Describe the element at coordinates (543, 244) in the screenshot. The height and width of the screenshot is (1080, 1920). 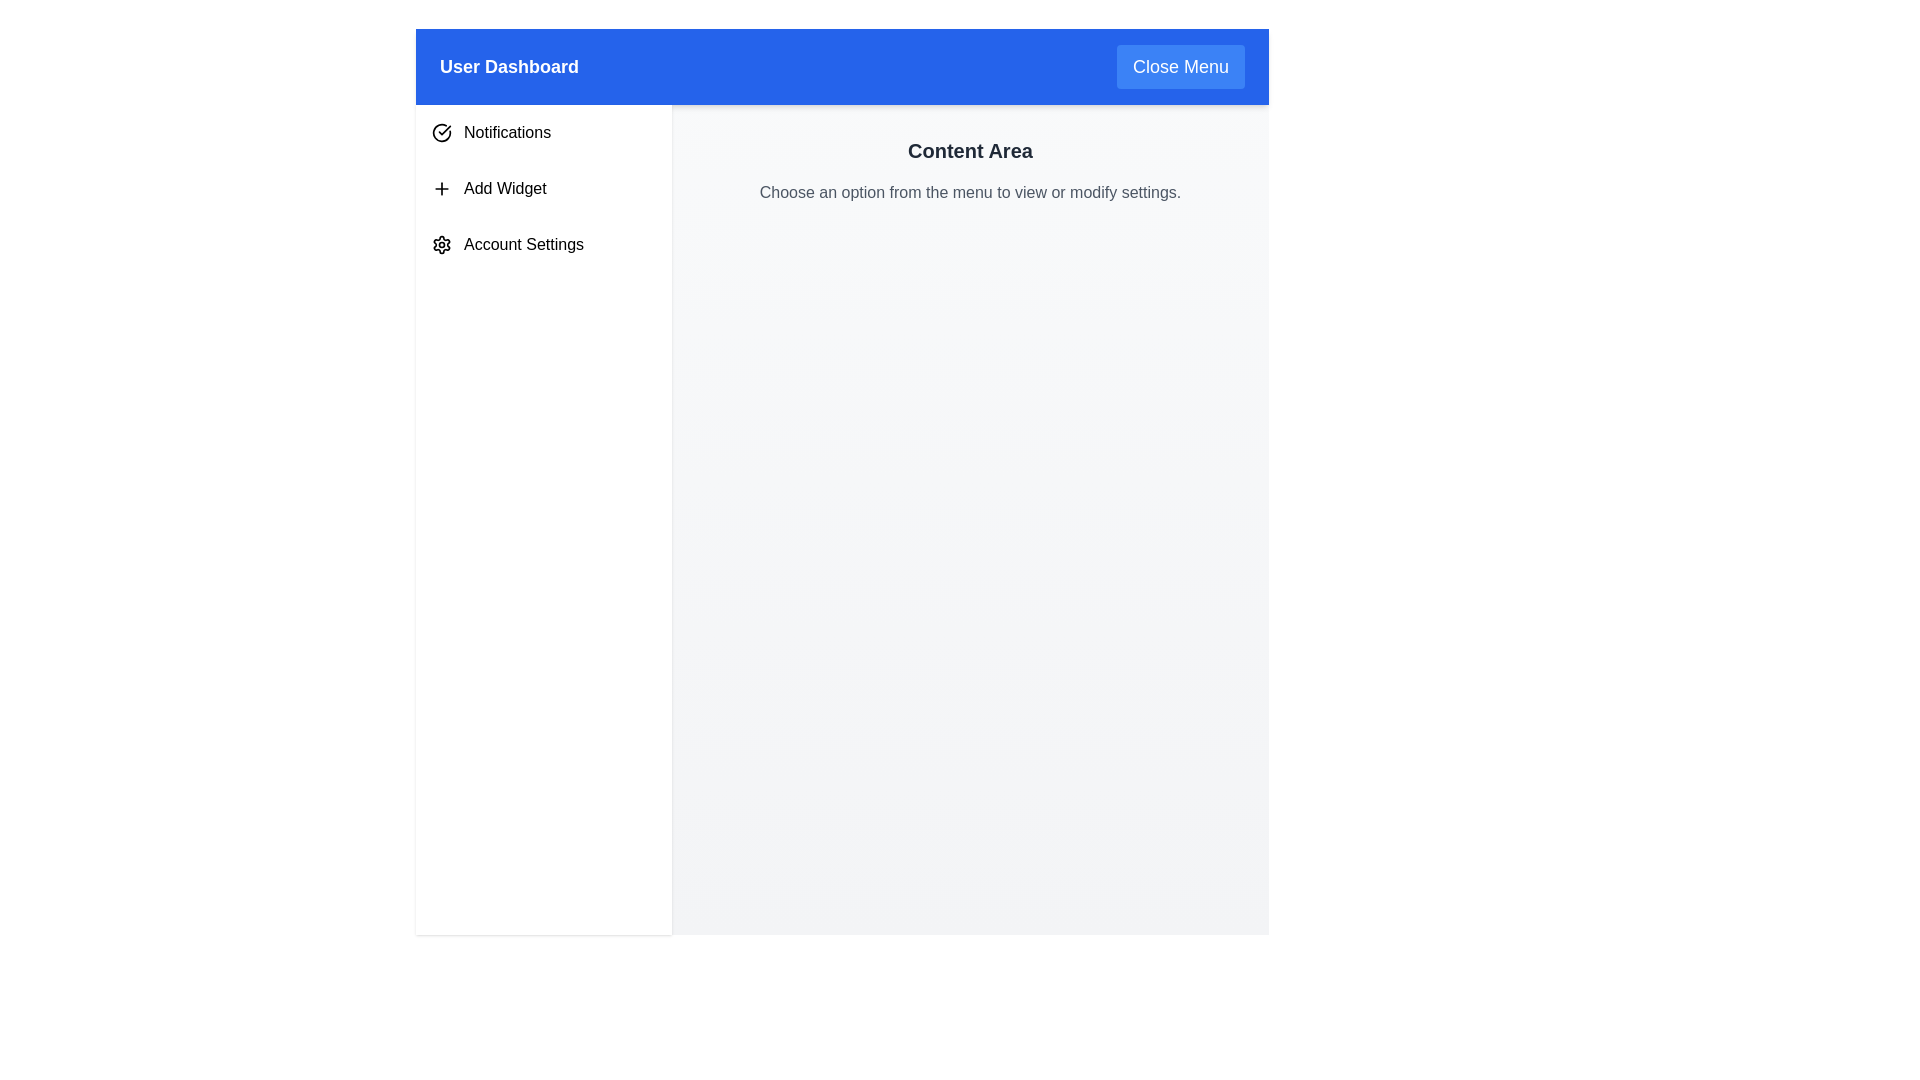
I see `the third menu item in the sidebar` at that location.